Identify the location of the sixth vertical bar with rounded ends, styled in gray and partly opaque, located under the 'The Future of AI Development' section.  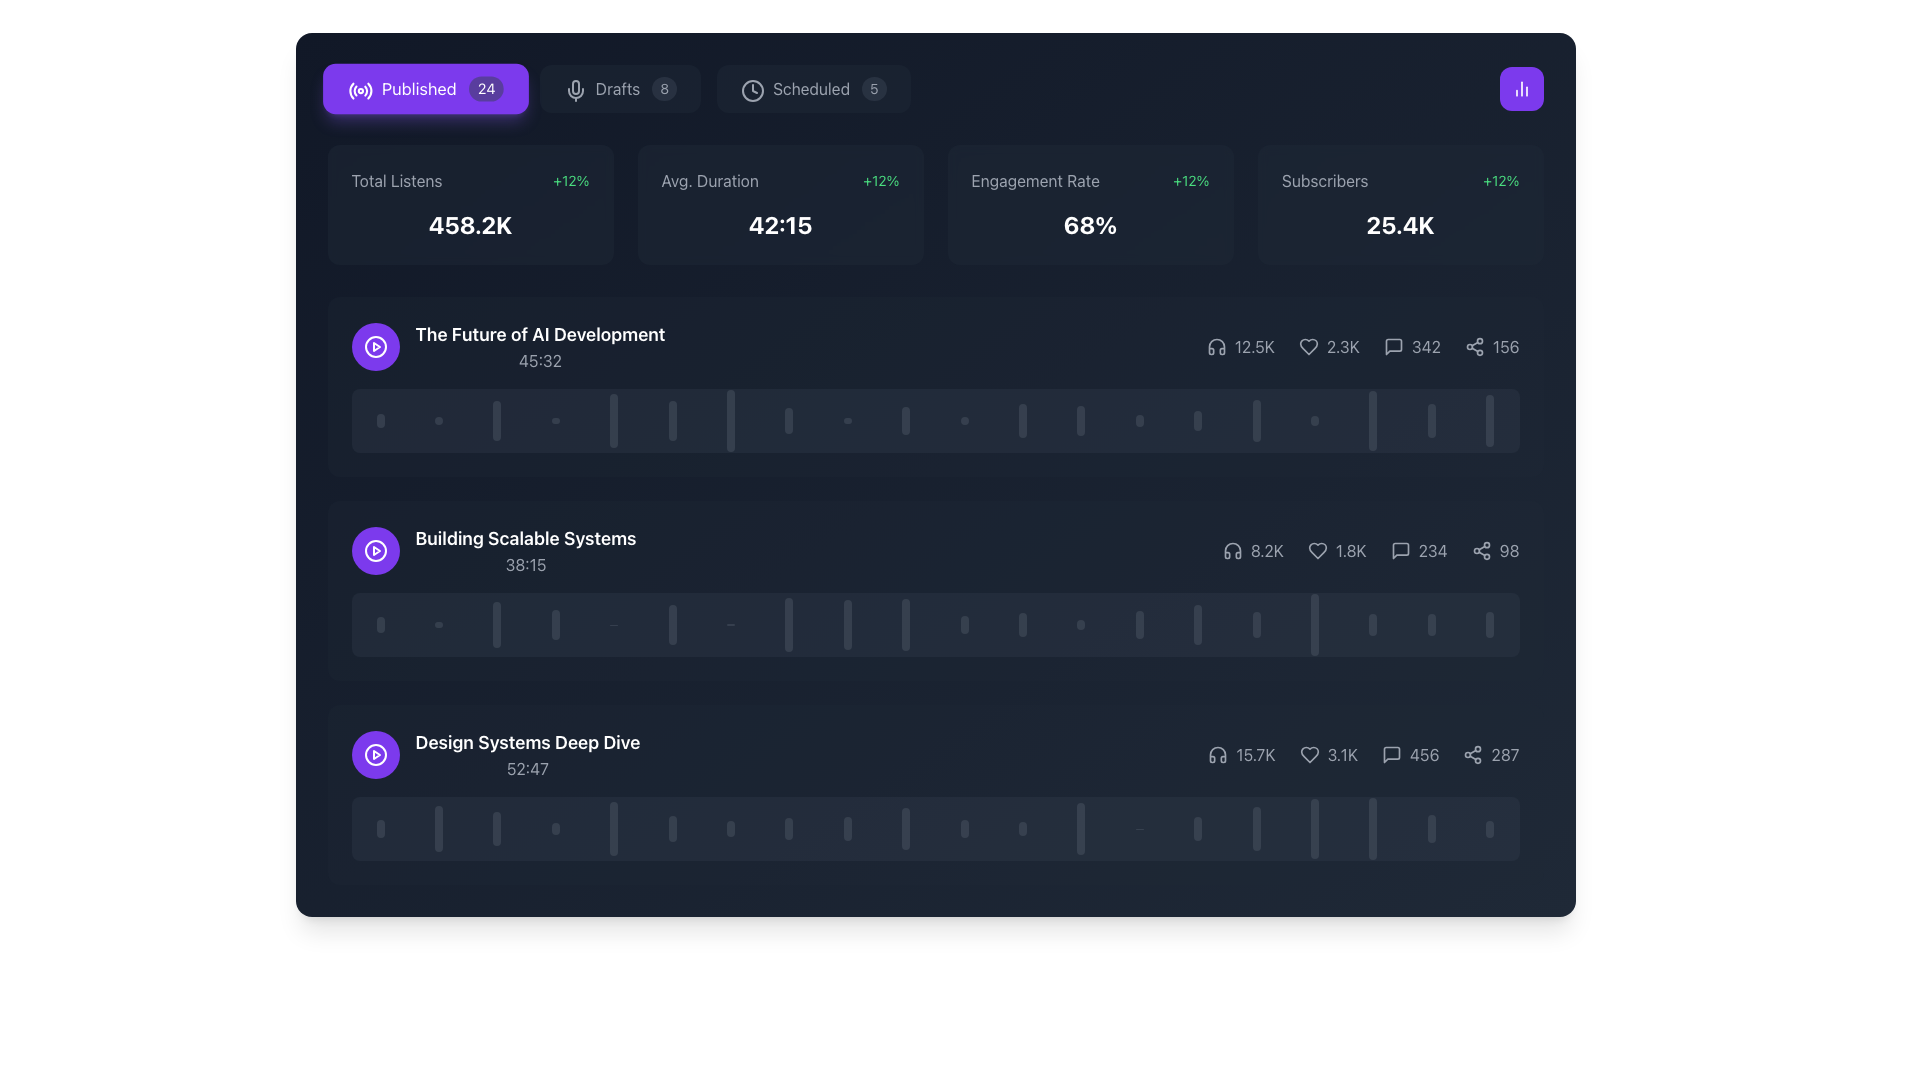
(672, 419).